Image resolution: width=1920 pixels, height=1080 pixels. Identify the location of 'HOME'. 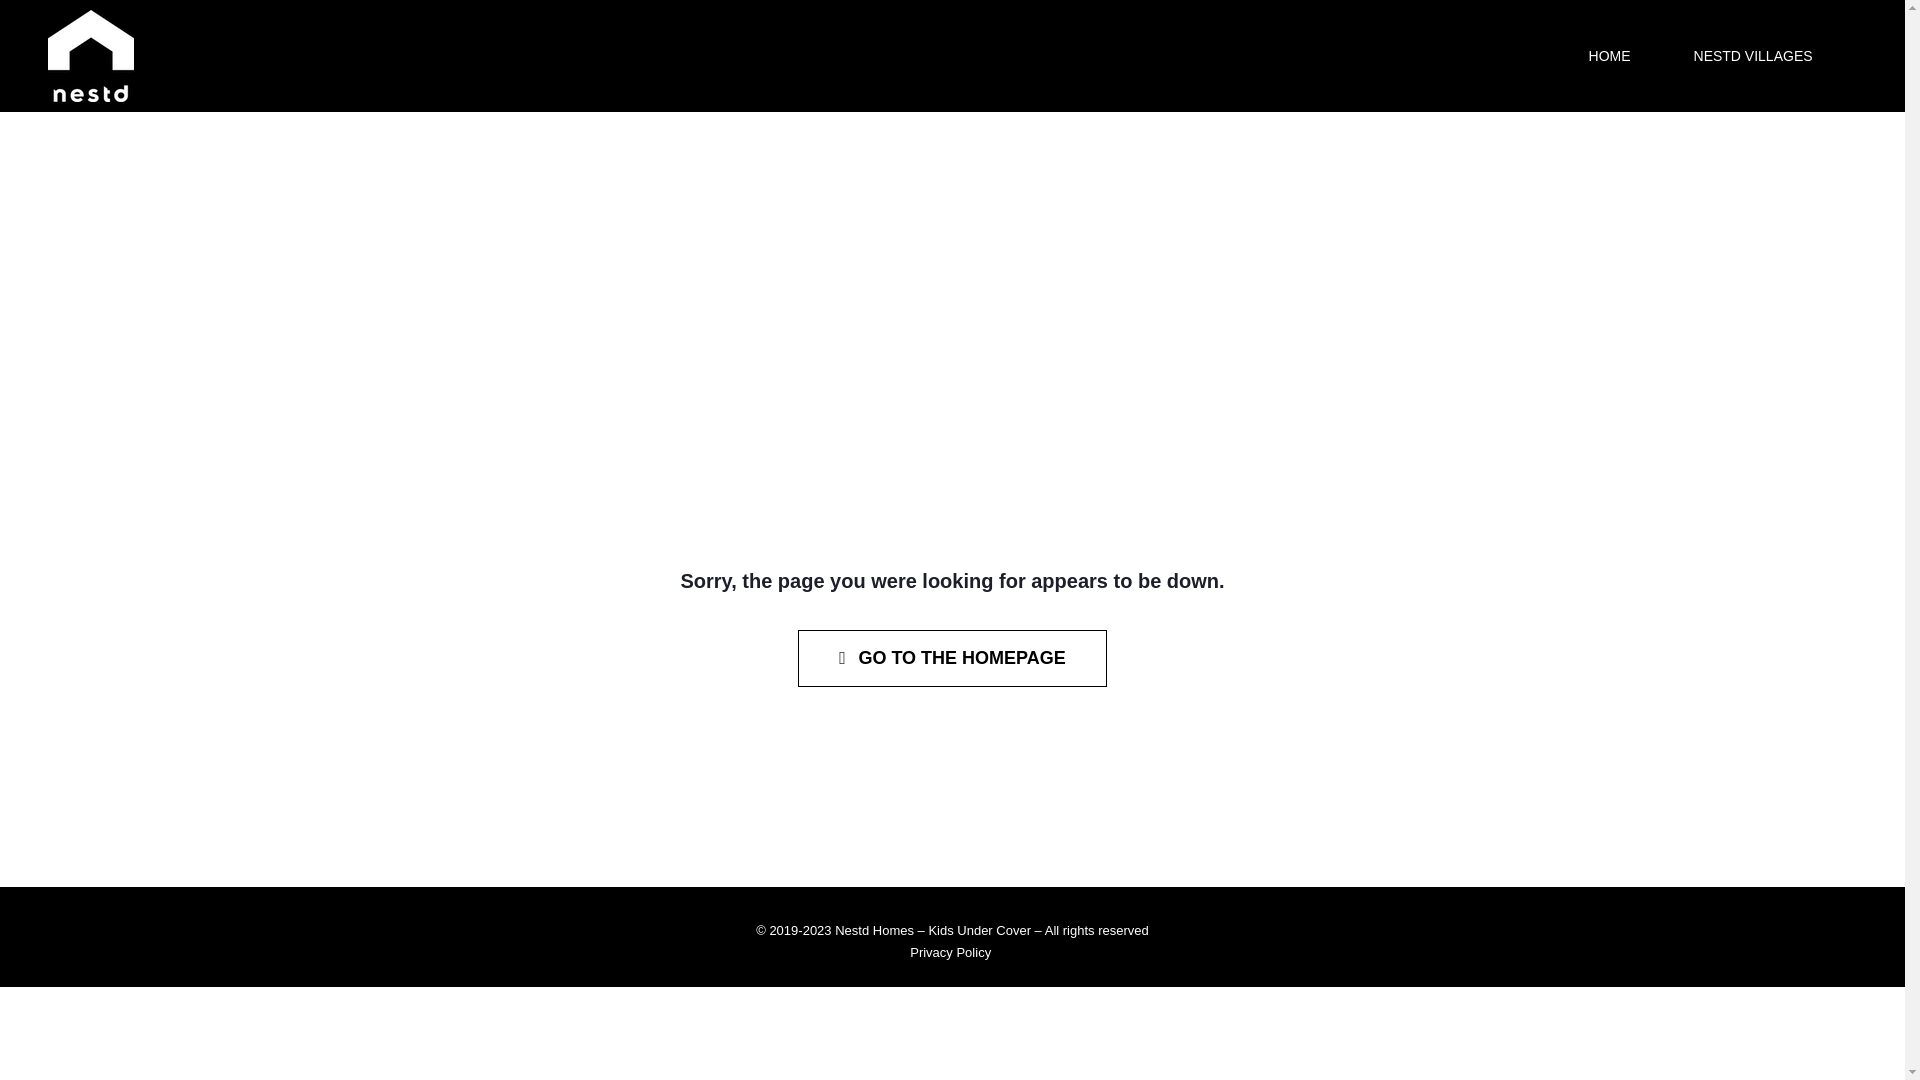
(1609, 55).